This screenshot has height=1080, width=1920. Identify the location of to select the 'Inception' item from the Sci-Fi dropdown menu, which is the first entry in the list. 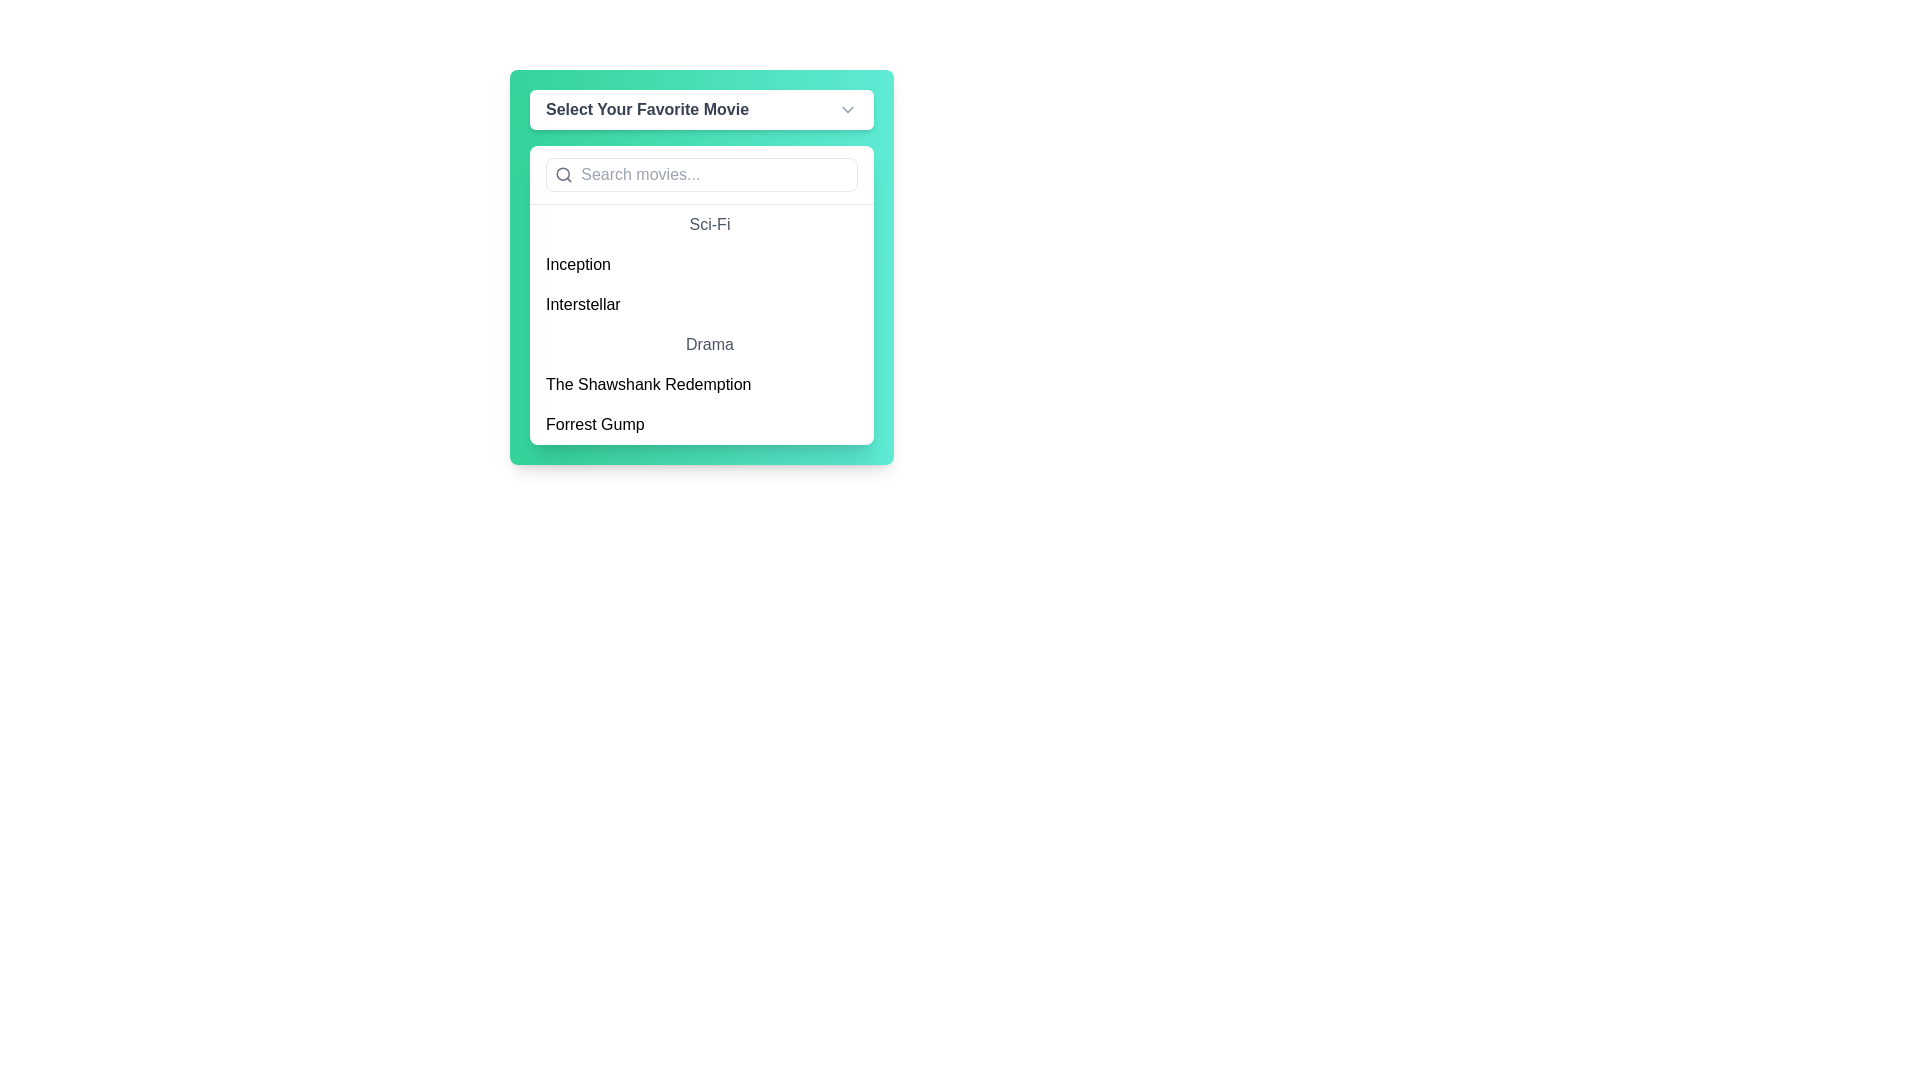
(701, 264).